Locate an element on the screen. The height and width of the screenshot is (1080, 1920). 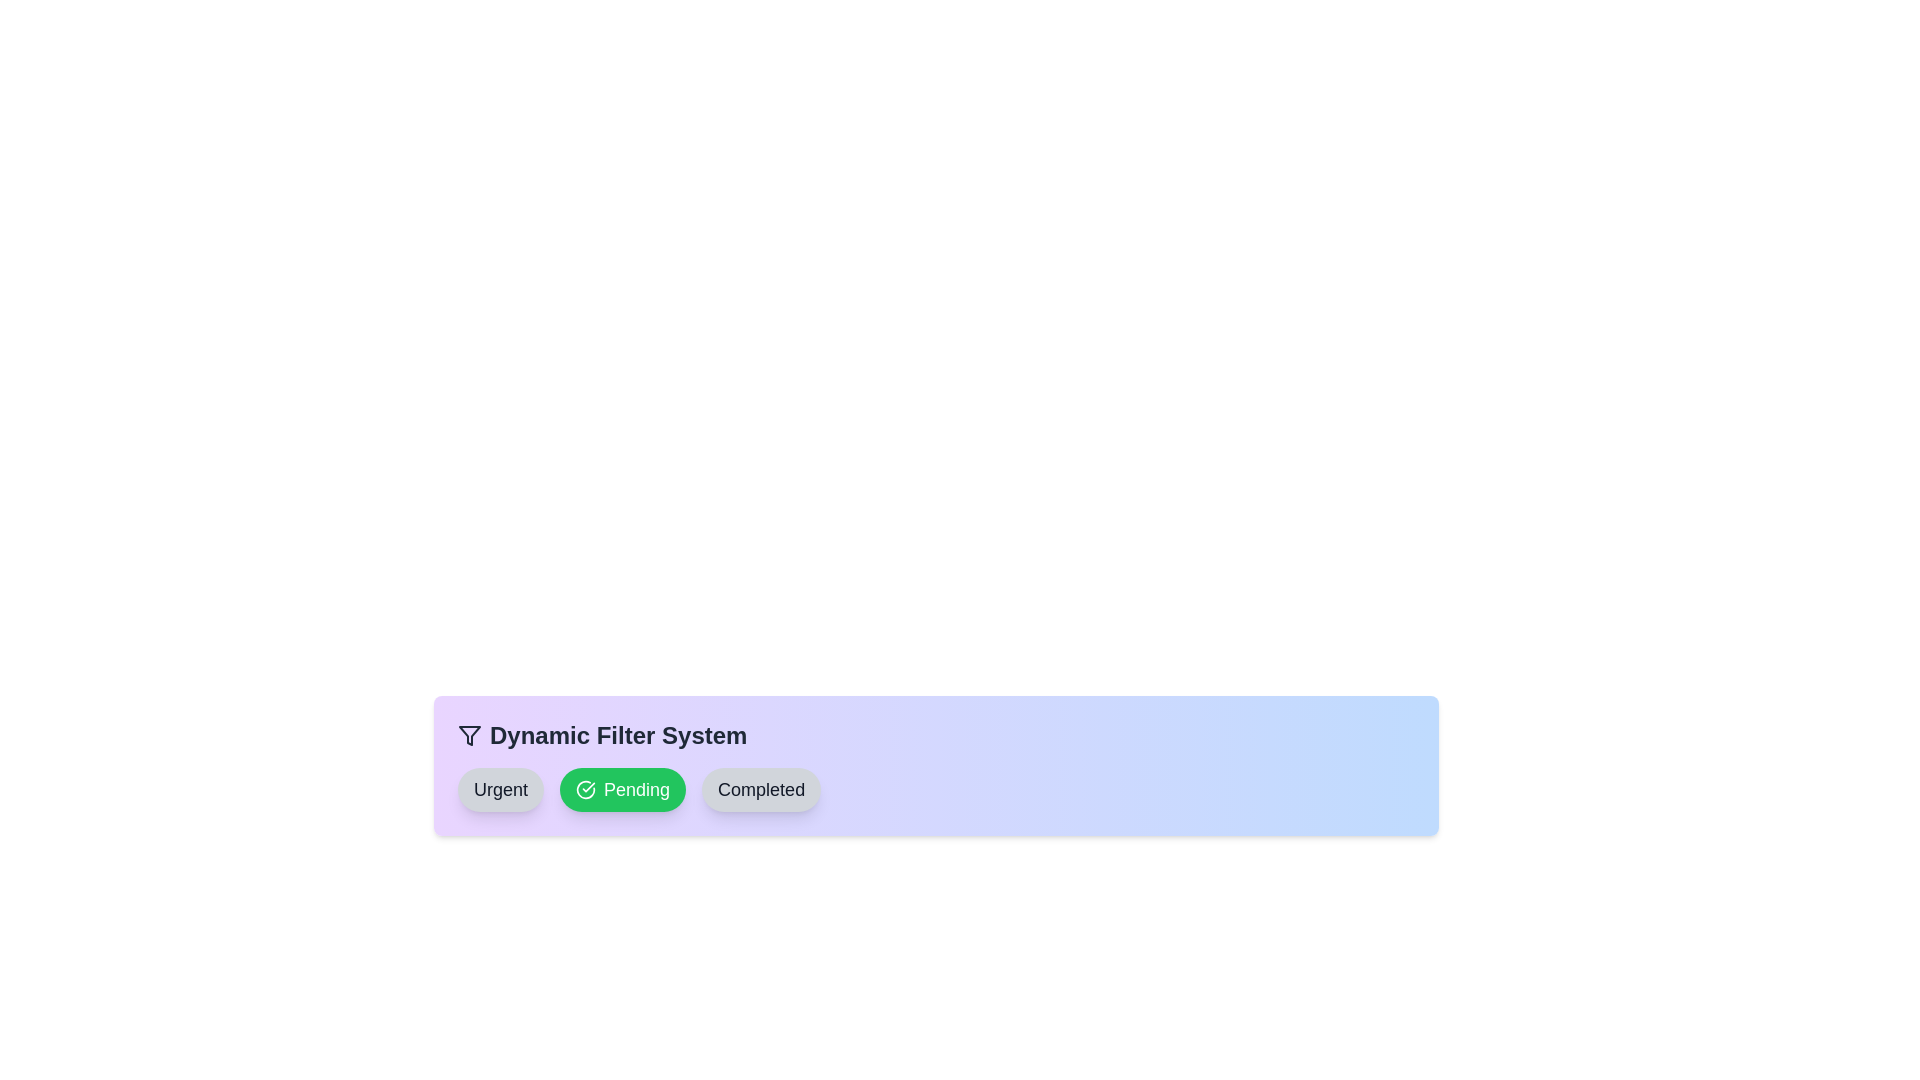
the filter icon at the header of the component is located at coordinates (469, 736).